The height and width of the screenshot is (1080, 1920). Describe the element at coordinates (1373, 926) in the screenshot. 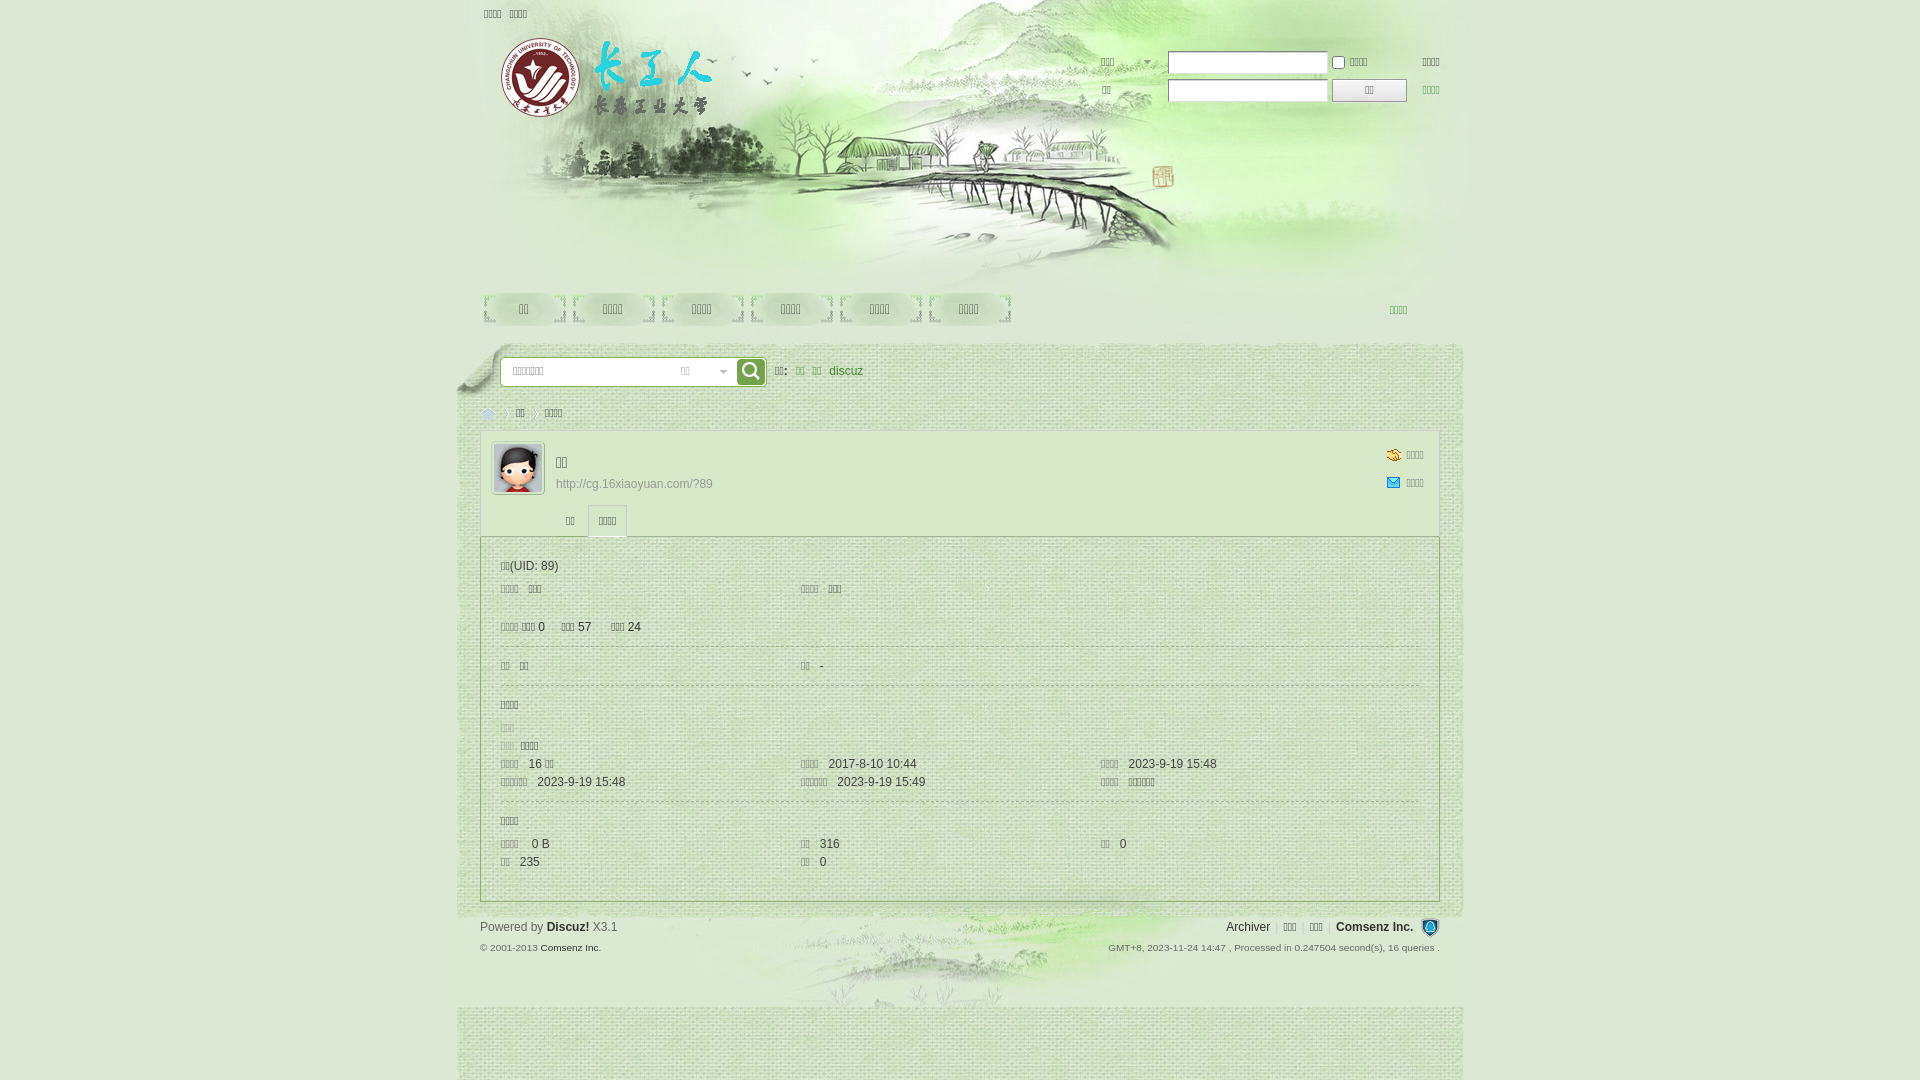

I see `'Comsenz Inc.'` at that location.